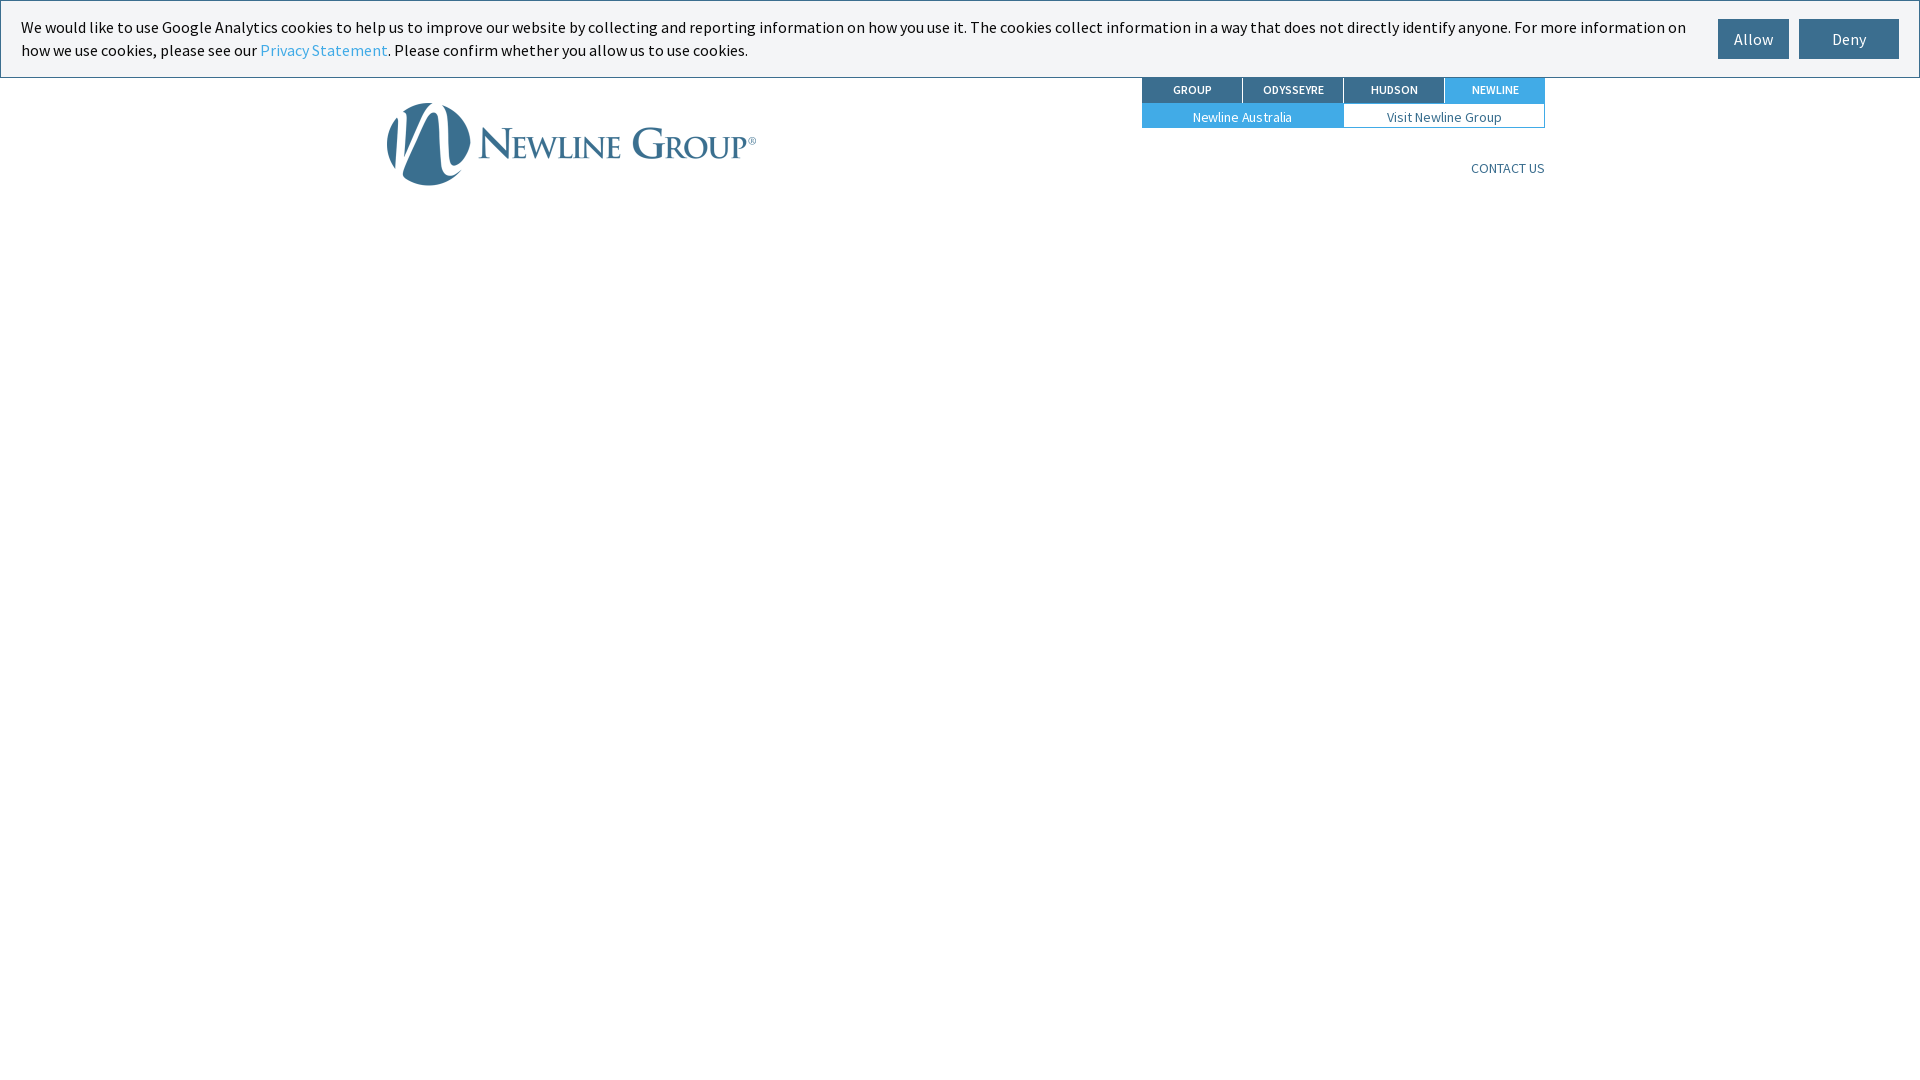  I want to click on 'Newline Australia', so click(1242, 117).